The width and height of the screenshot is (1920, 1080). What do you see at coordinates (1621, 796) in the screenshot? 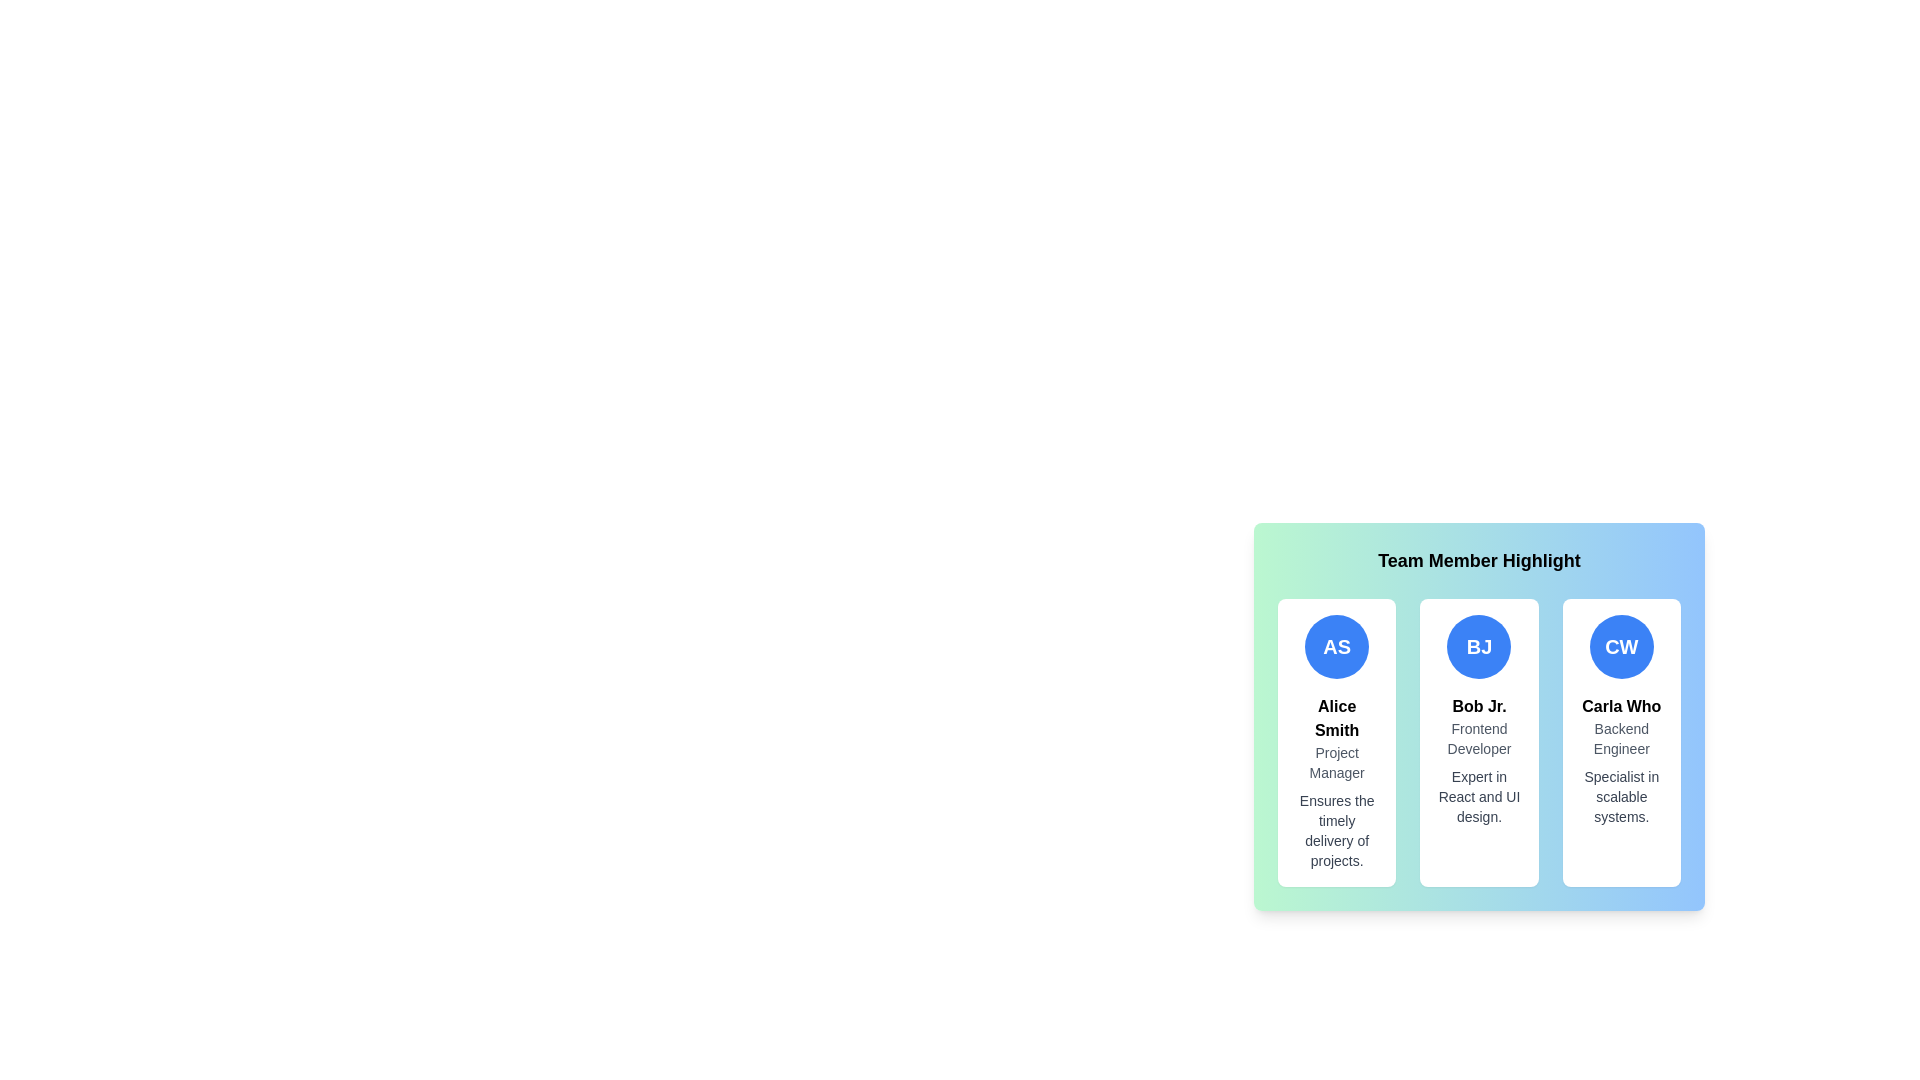
I see `text block that says 'Specialist in scalable systems.' located within the profile card for 'Carla Who.'` at bounding box center [1621, 796].